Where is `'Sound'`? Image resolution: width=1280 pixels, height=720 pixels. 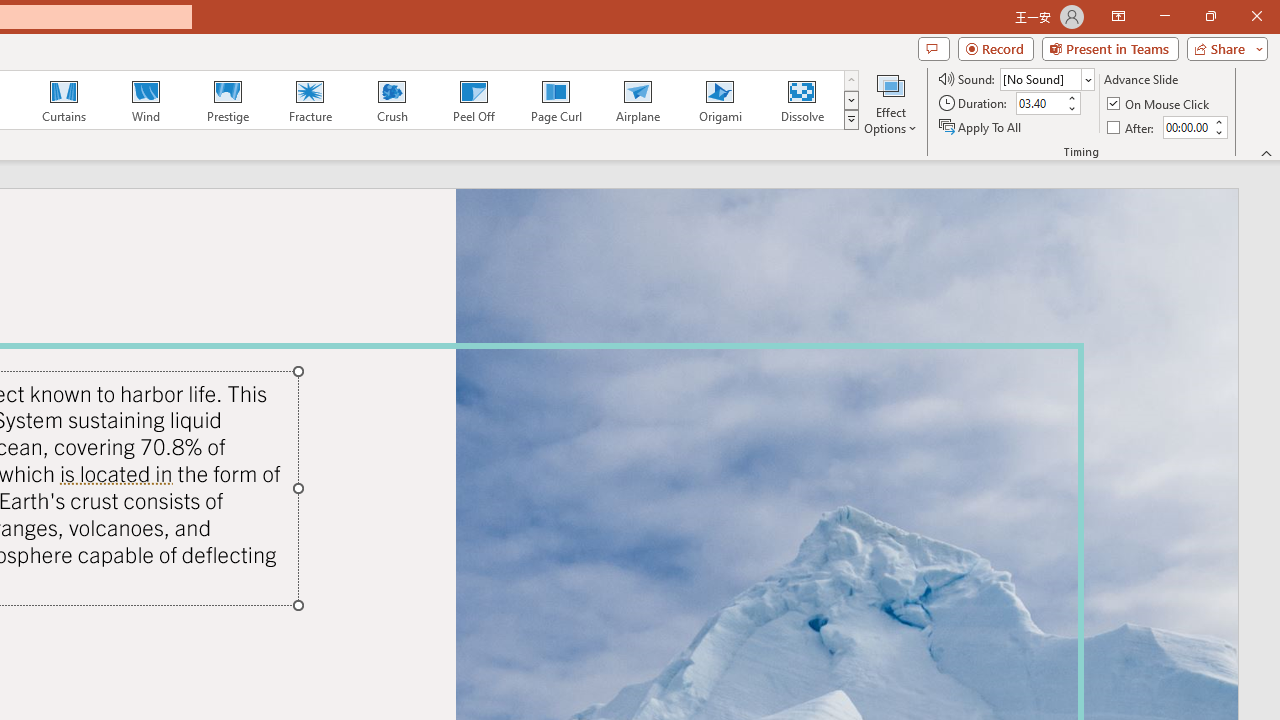
'Sound' is located at coordinates (1046, 78).